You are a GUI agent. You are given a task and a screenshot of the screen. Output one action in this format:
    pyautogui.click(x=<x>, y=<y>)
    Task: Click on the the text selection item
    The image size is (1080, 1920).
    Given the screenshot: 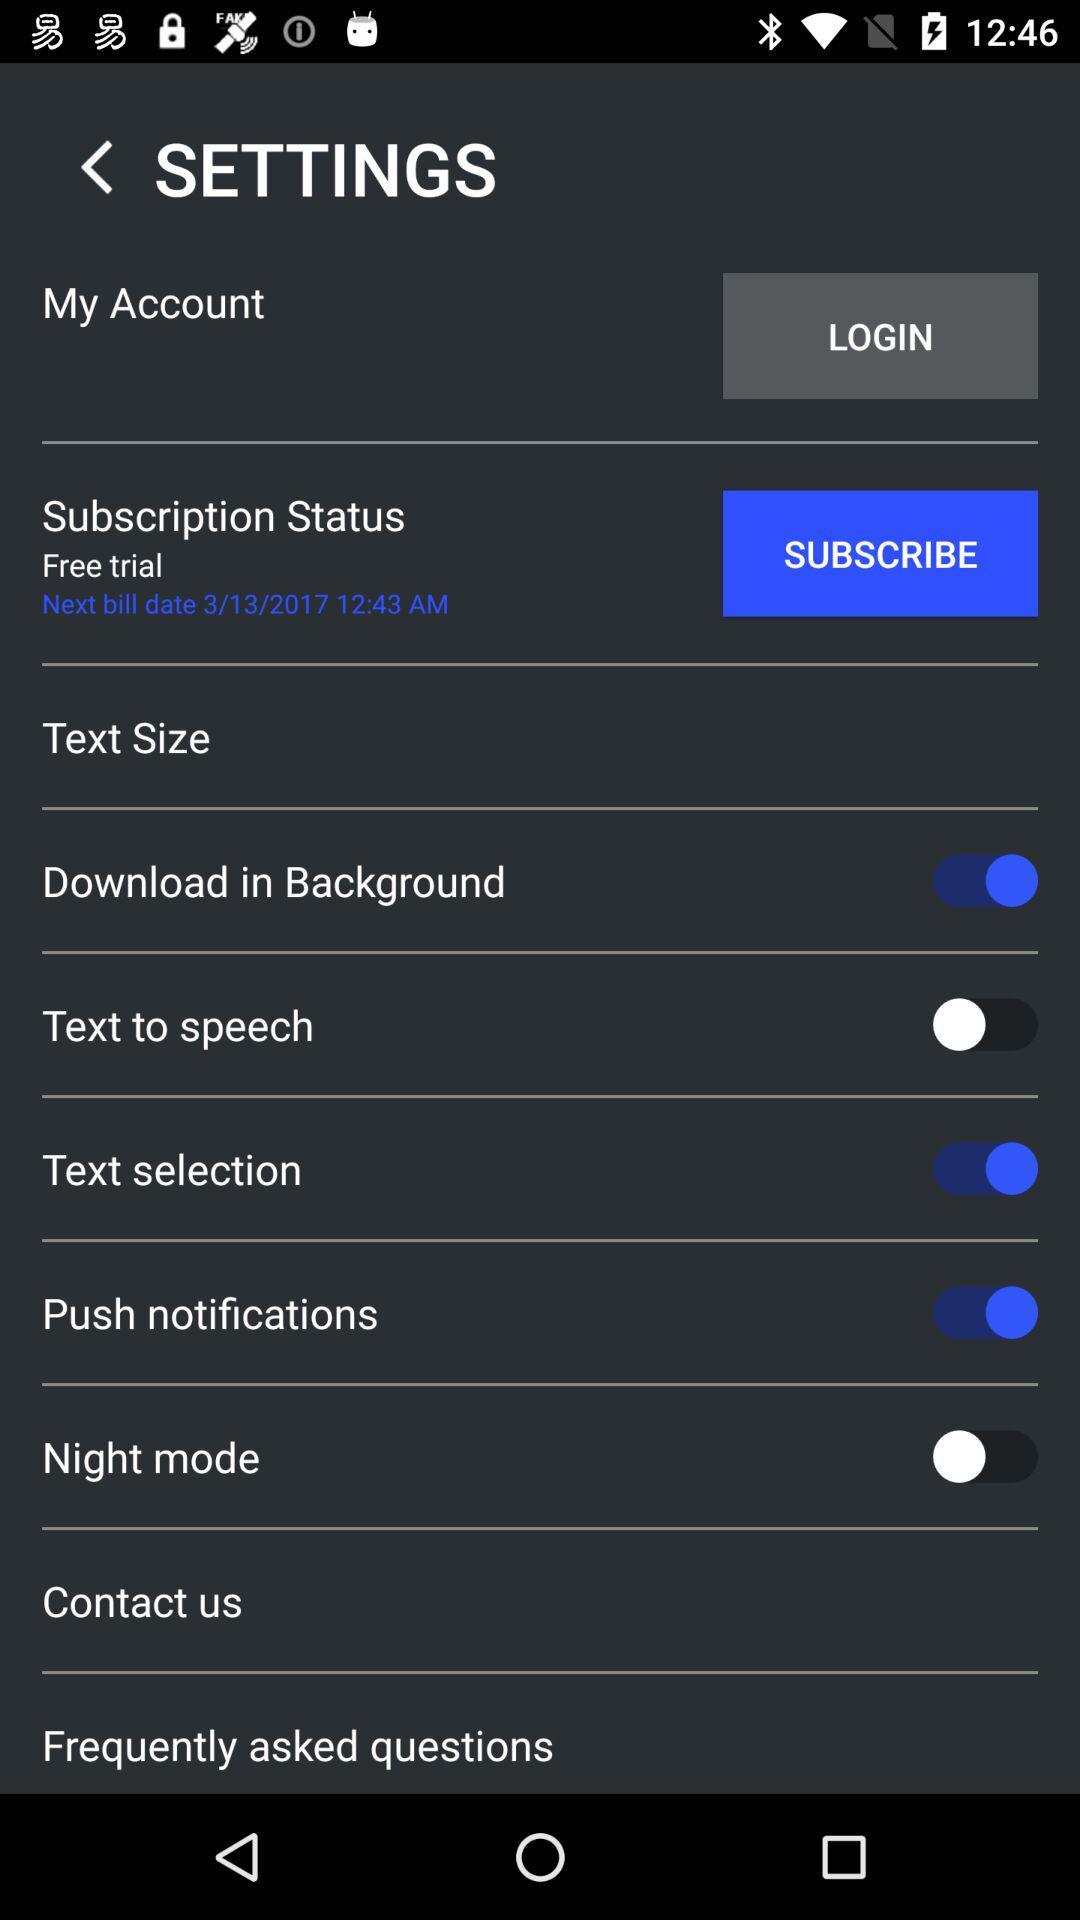 What is the action you would take?
    pyautogui.click(x=540, y=1168)
    